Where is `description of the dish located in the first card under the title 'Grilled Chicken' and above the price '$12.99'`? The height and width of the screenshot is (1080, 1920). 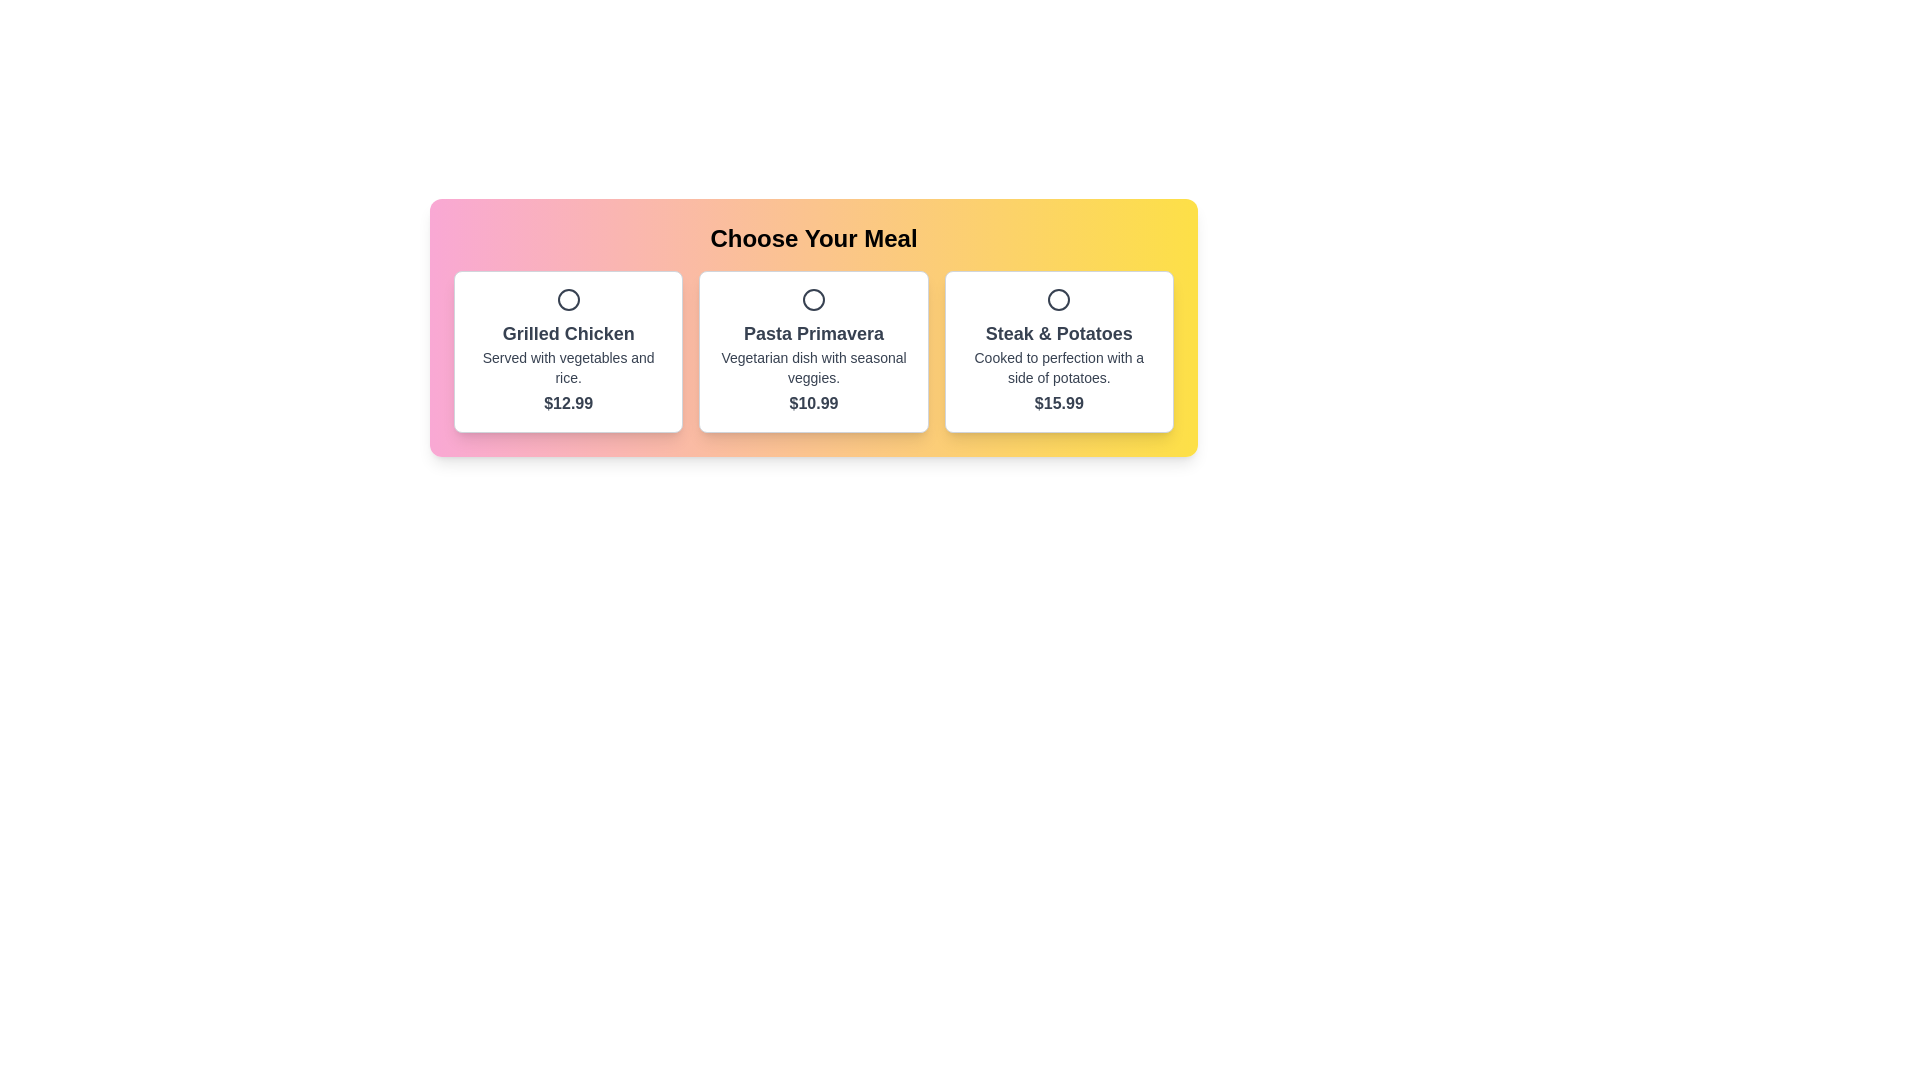
description of the dish located in the first card under the title 'Grilled Chicken' and above the price '$12.99' is located at coordinates (567, 367).